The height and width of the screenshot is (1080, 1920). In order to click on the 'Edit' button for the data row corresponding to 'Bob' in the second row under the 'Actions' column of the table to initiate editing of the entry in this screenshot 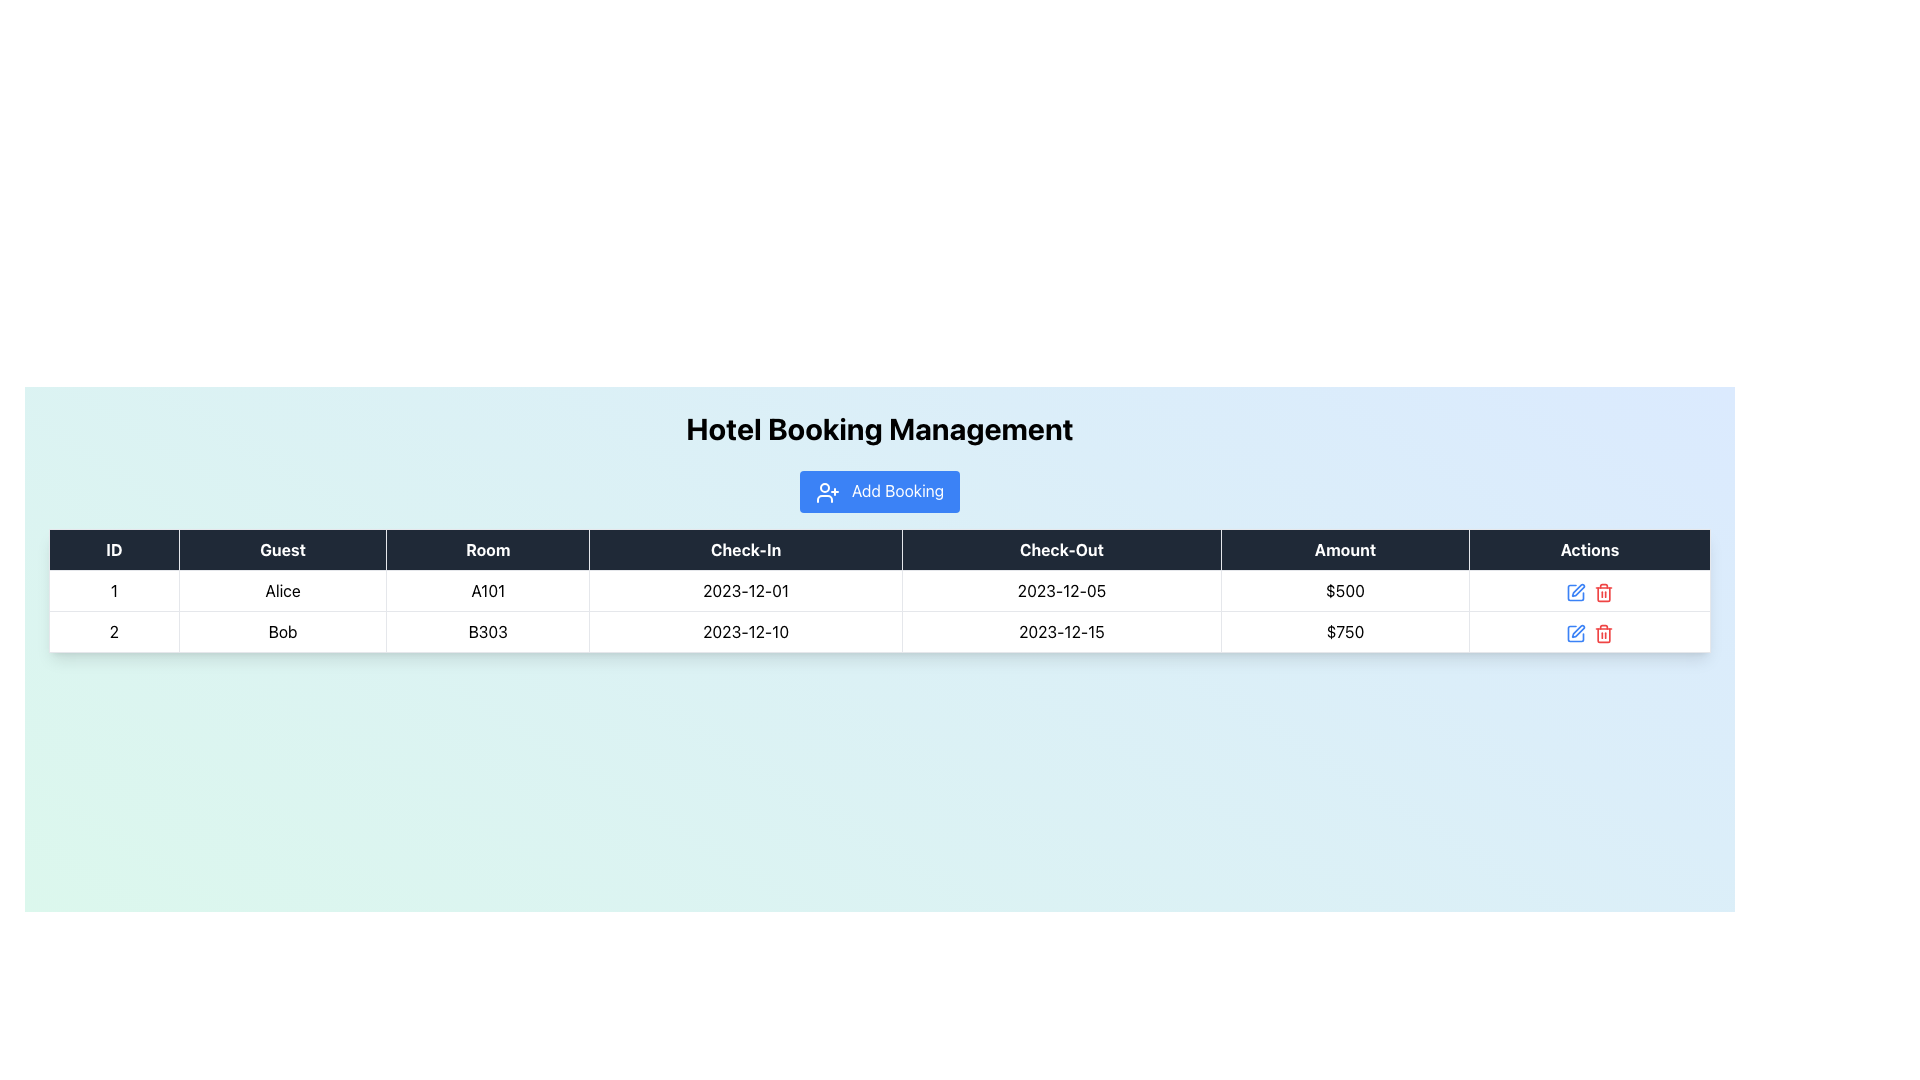, I will do `click(1577, 589)`.